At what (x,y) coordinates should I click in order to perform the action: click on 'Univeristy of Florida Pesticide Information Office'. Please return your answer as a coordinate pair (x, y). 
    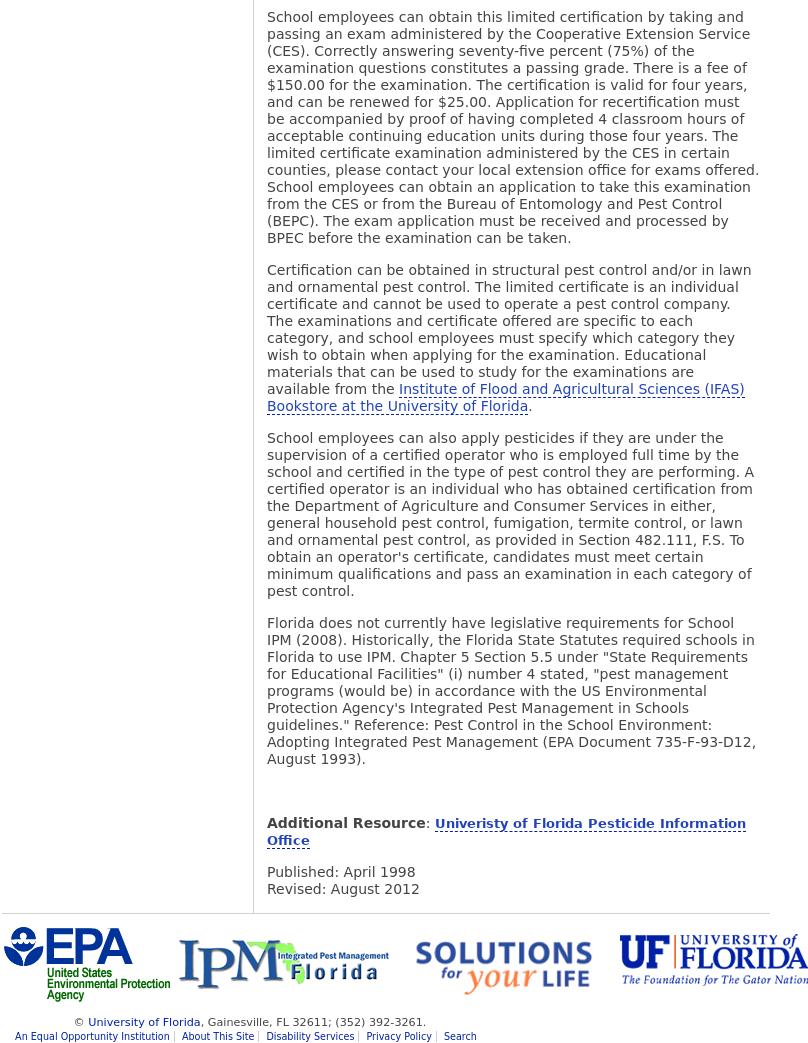
    Looking at the image, I should click on (505, 832).